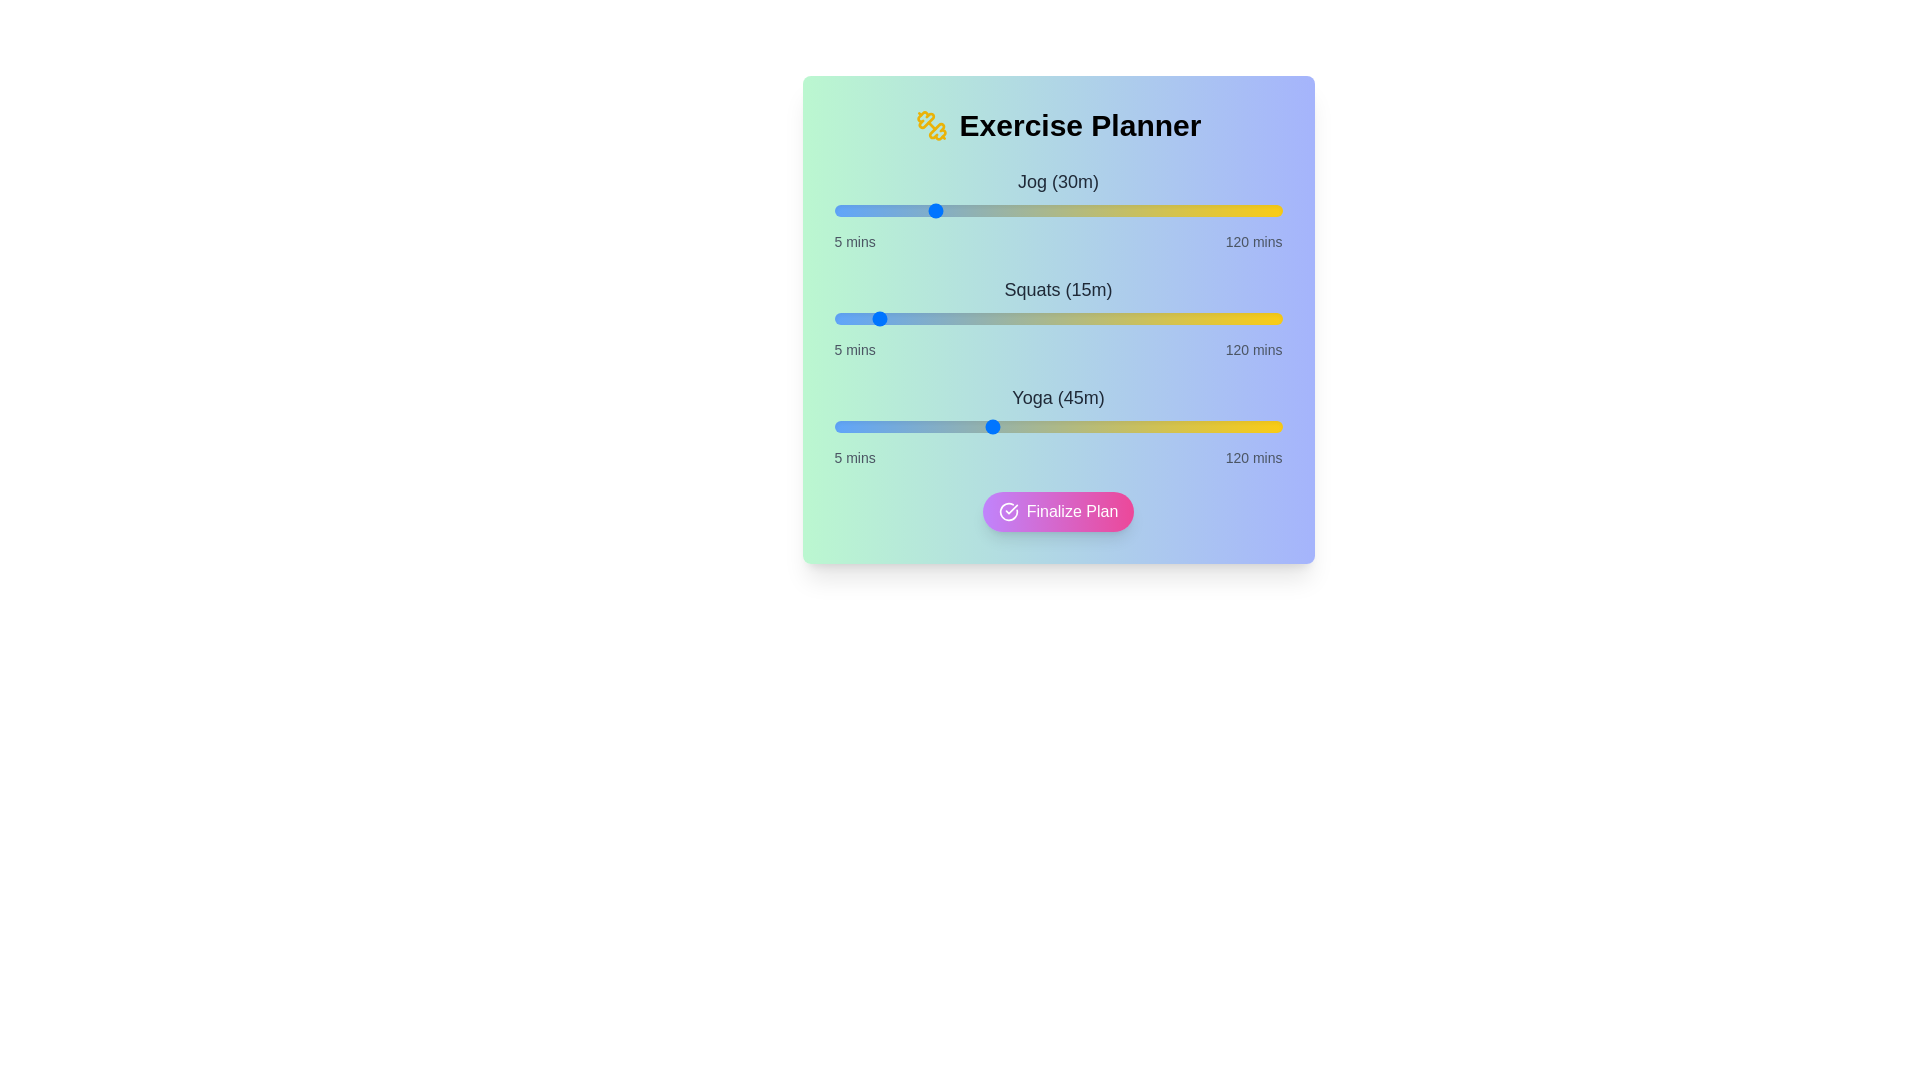  What do you see at coordinates (1211, 211) in the screenshot?
I see `the 'Jog' slider to a specific duration 102` at bounding box center [1211, 211].